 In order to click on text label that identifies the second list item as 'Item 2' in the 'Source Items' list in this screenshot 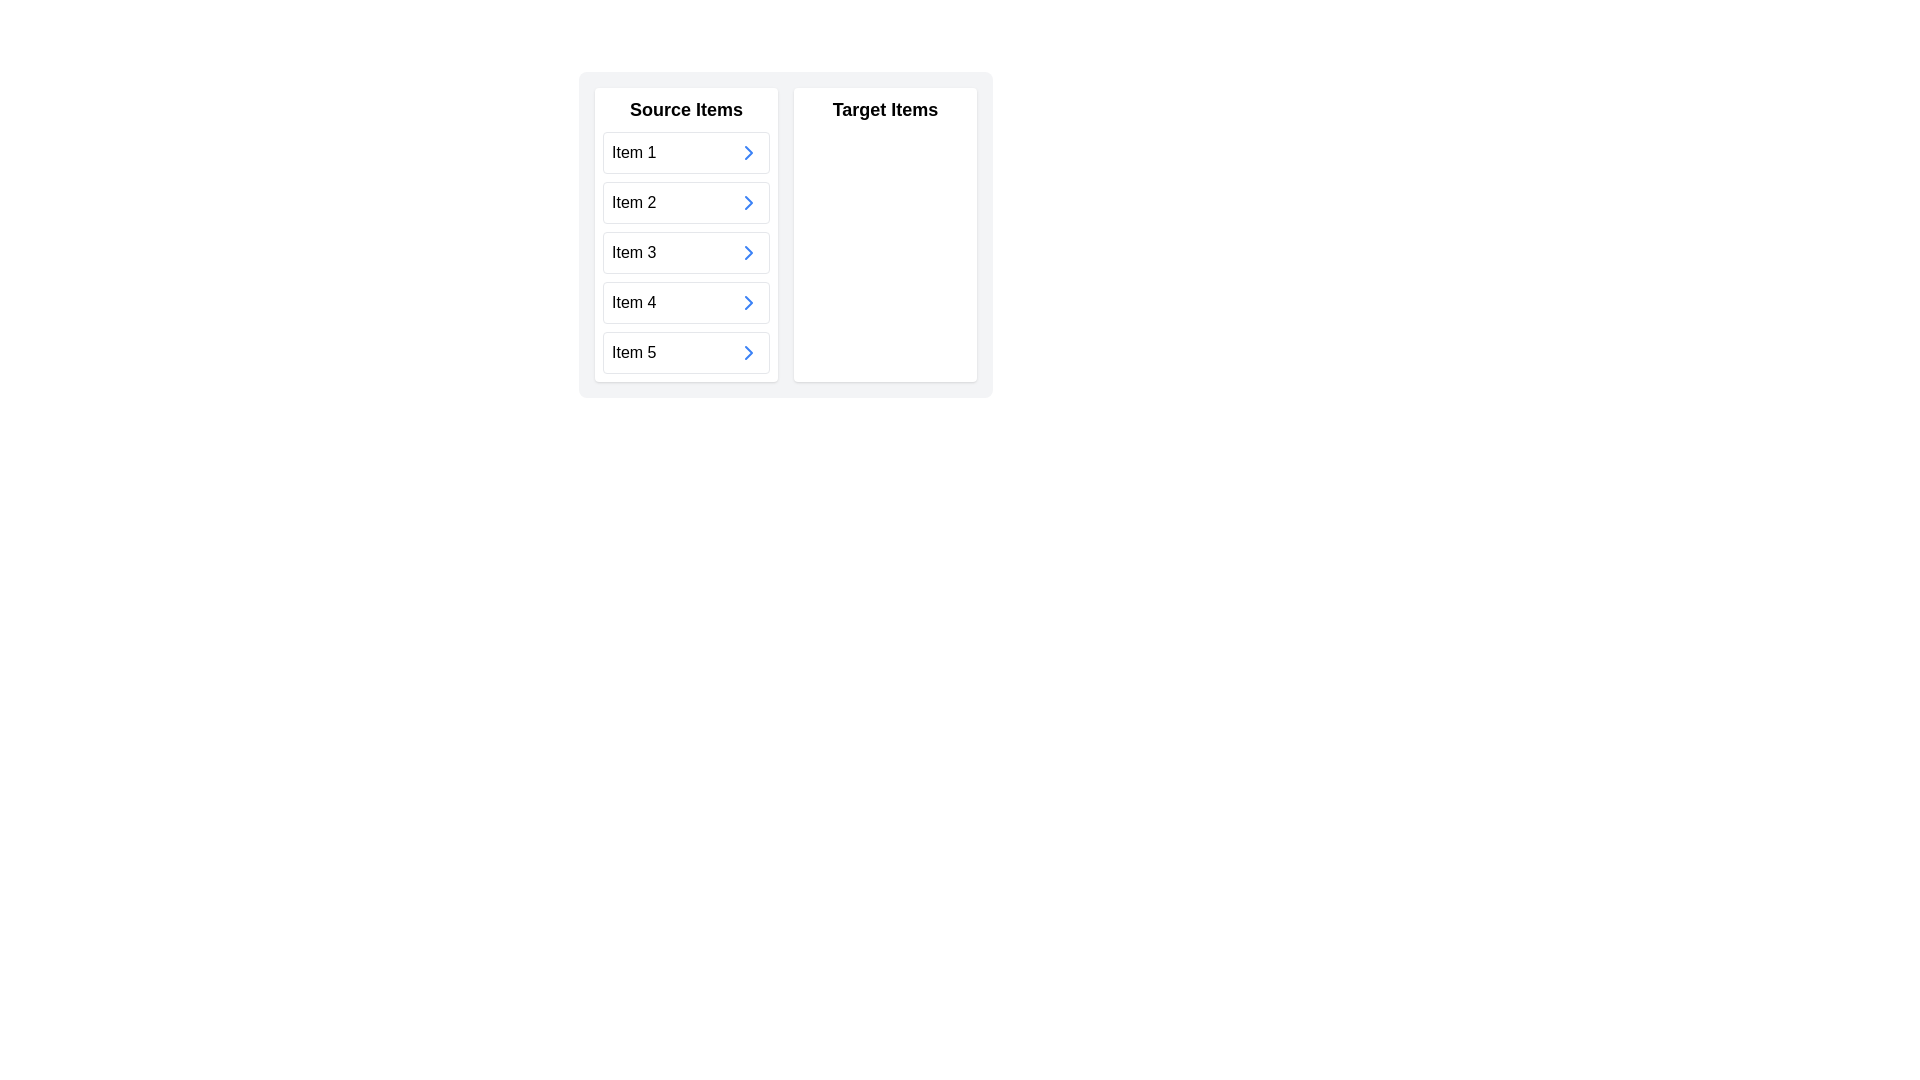, I will do `click(633, 203)`.